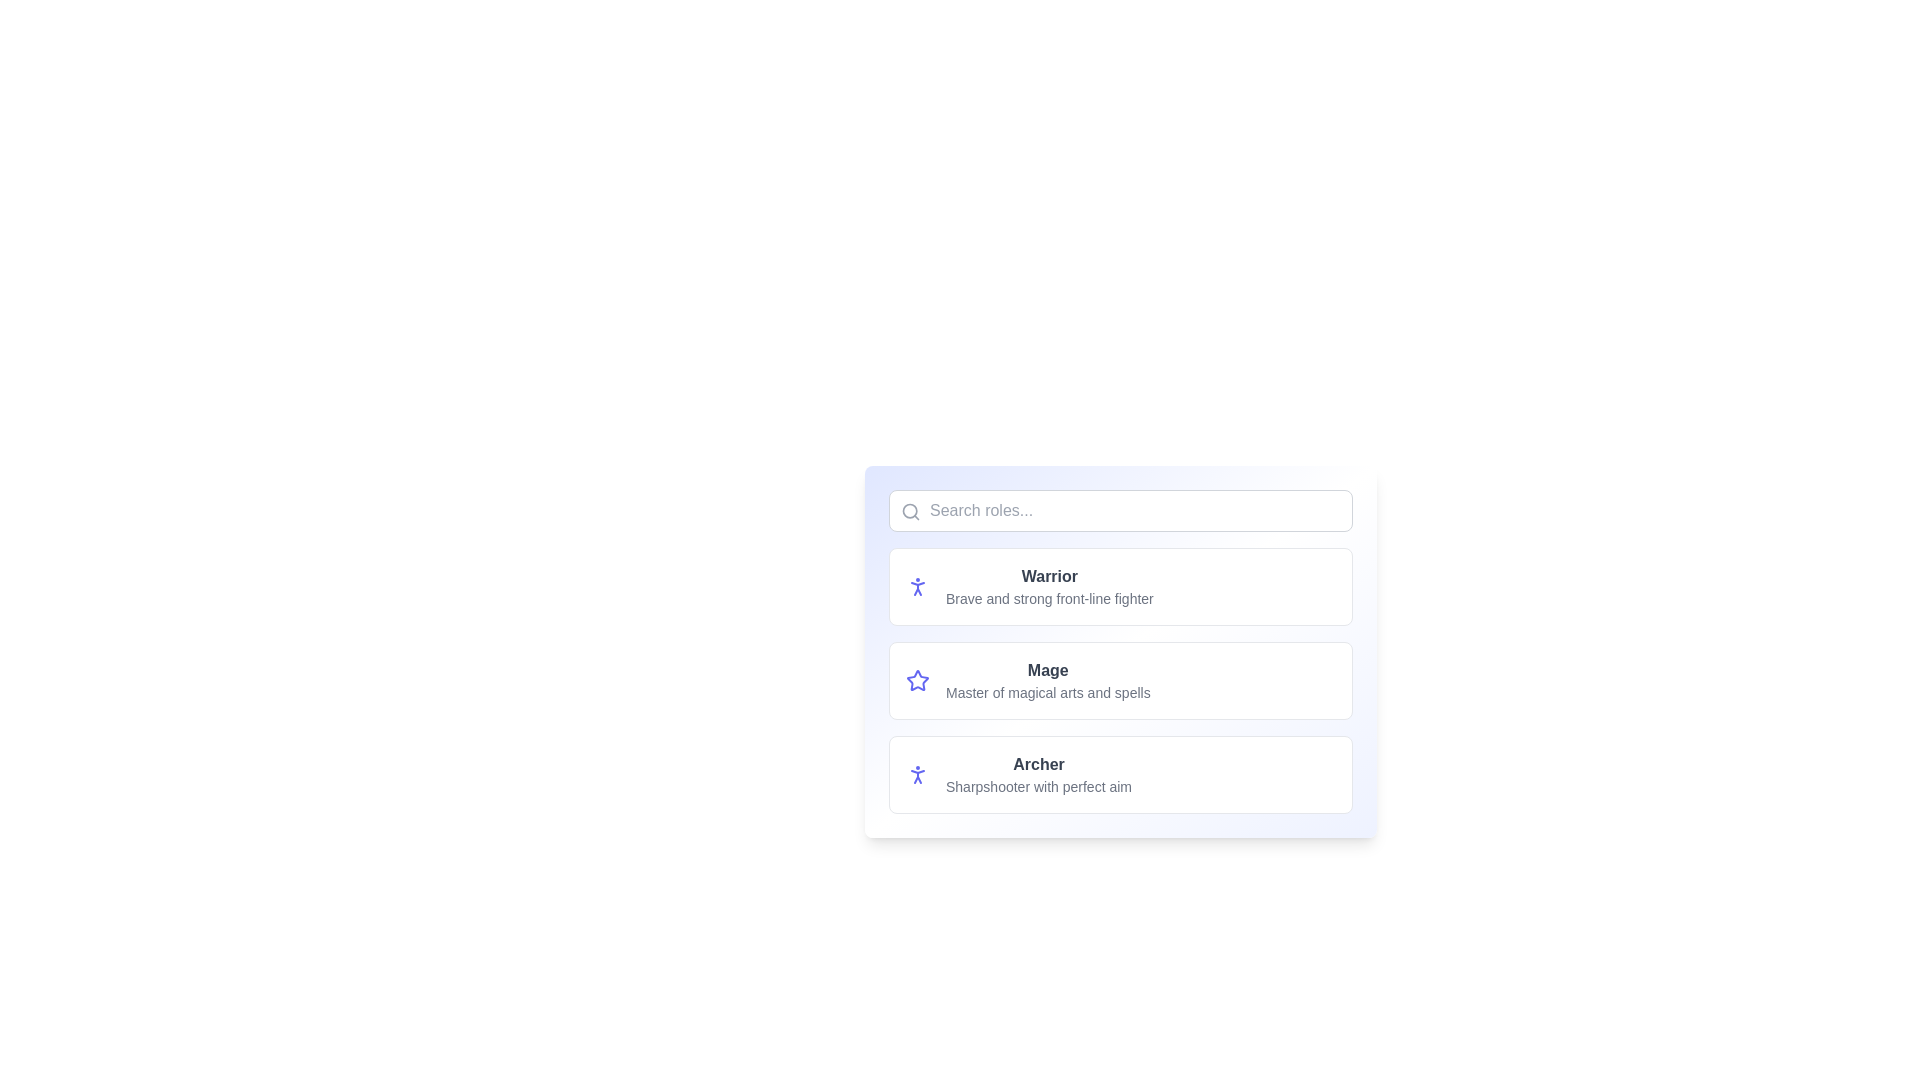  What do you see at coordinates (1121, 680) in the screenshot?
I see `the second panel of the vertical role selection list` at bounding box center [1121, 680].